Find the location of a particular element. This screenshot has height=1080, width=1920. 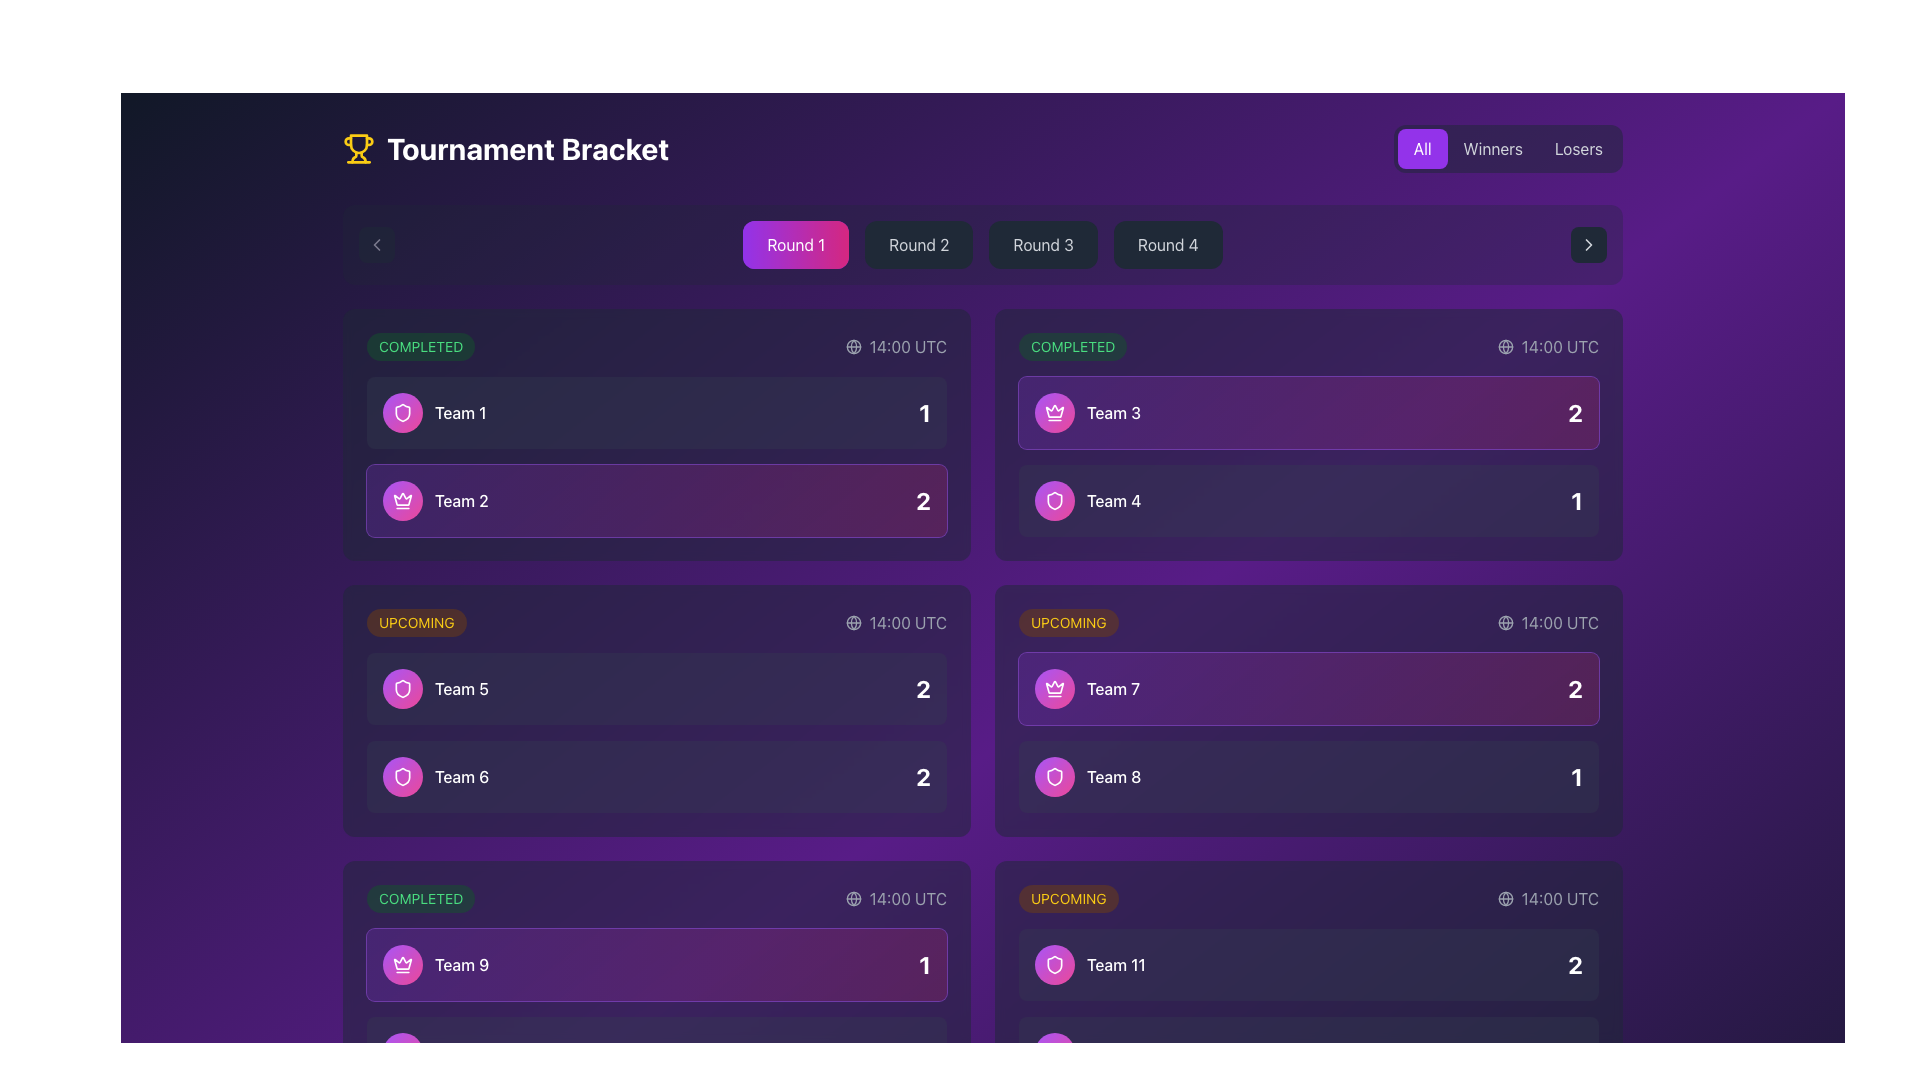

the shield icon with a white color and gradient circular background located in the card for Team 8 in the second upcoming match section is located at coordinates (1054, 775).